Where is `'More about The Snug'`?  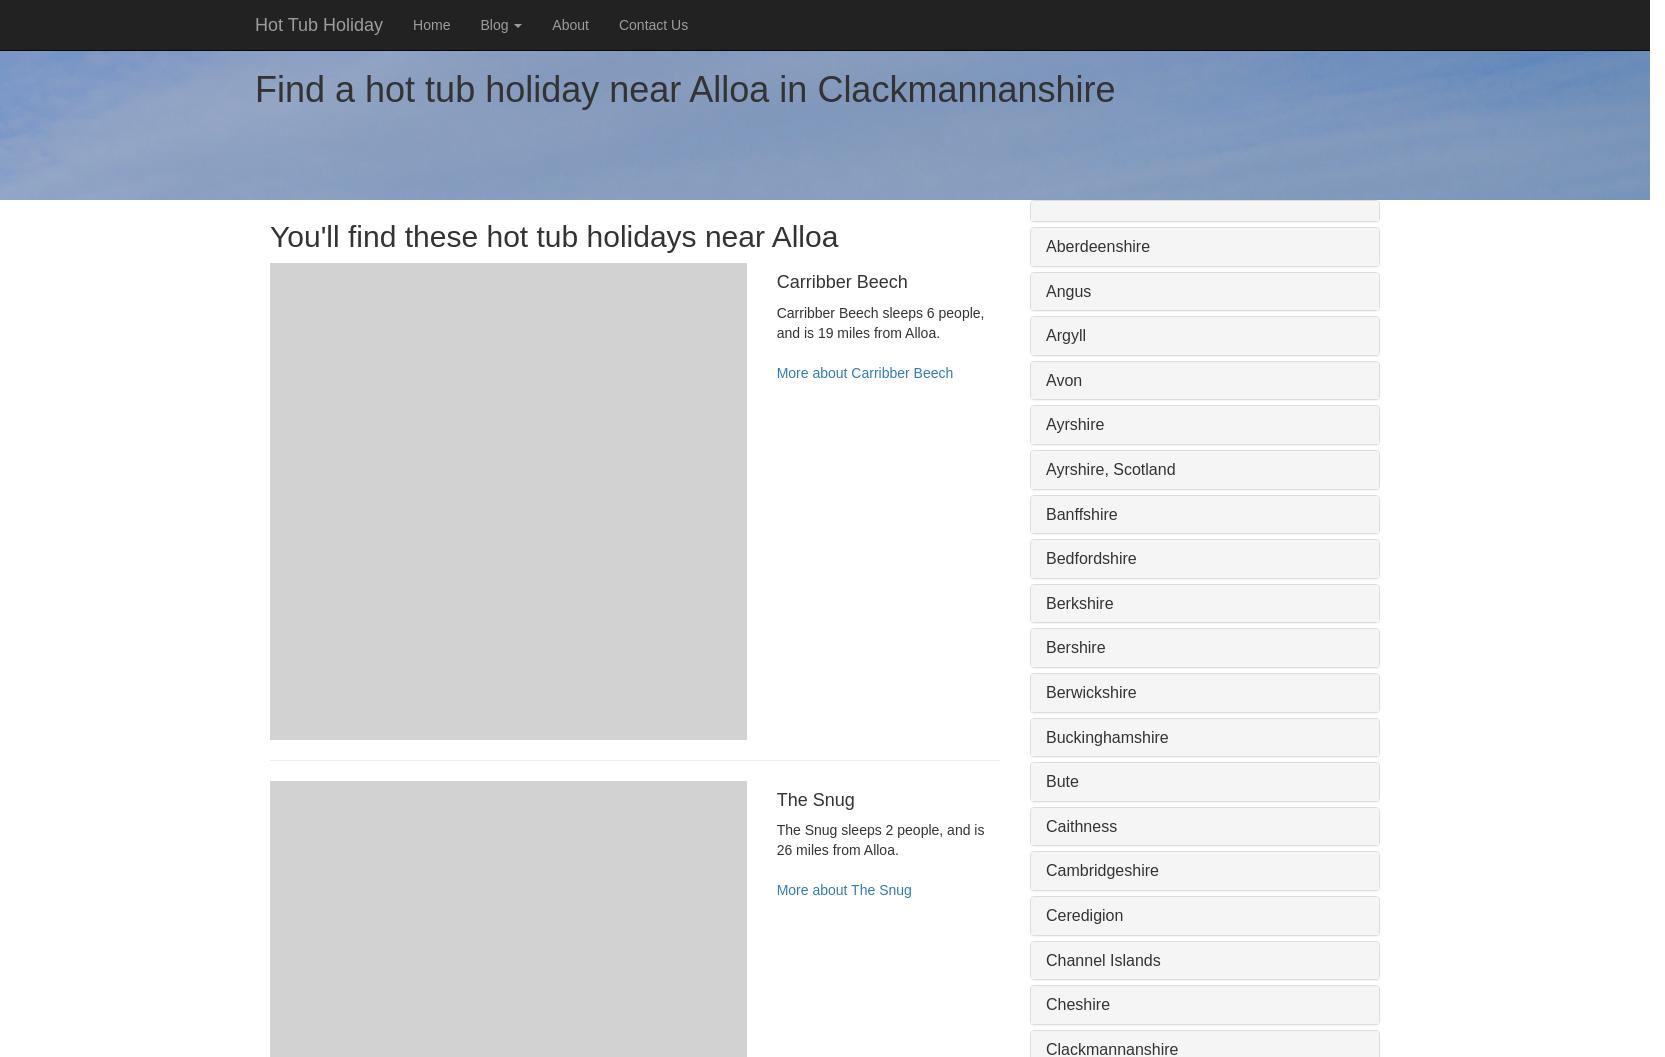 'More about The Snug' is located at coordinates (843, 888).